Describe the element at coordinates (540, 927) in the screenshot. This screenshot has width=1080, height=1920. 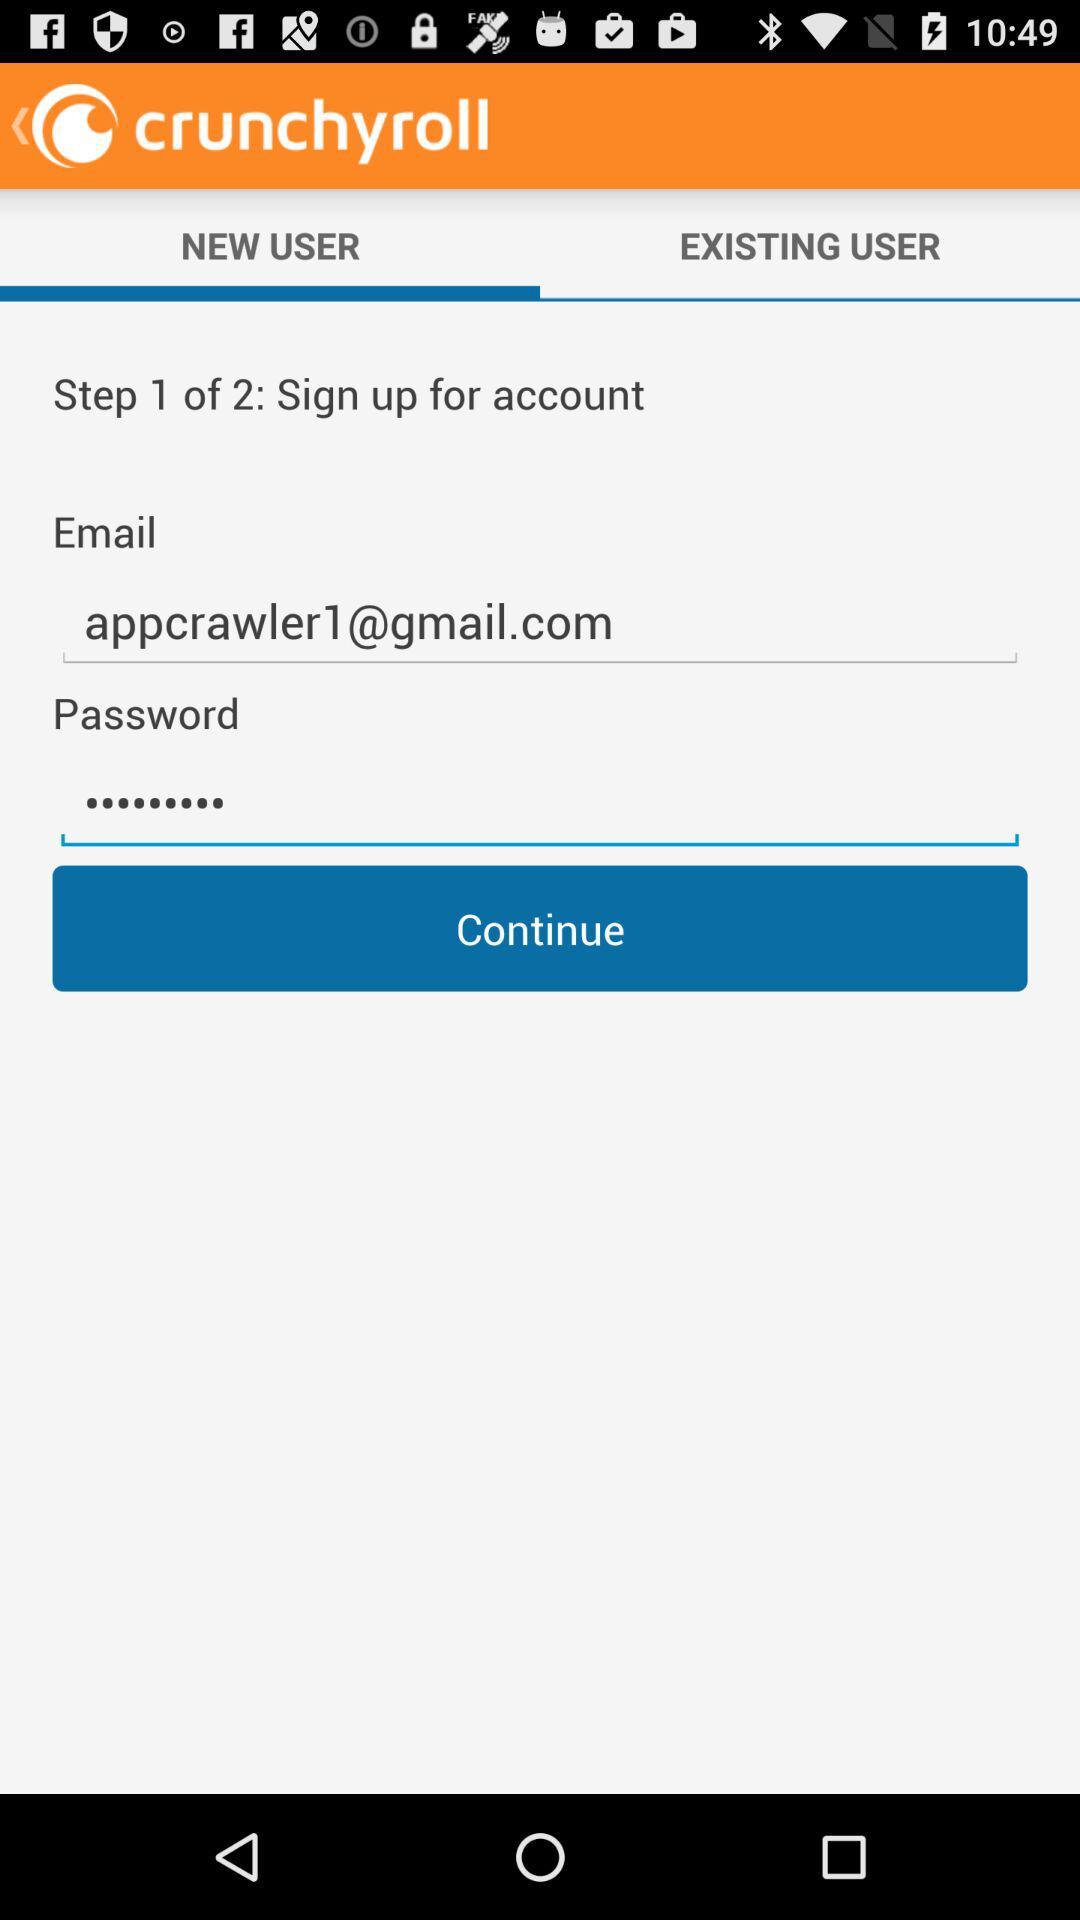
I see `the icon below the crowd3116` at that location.